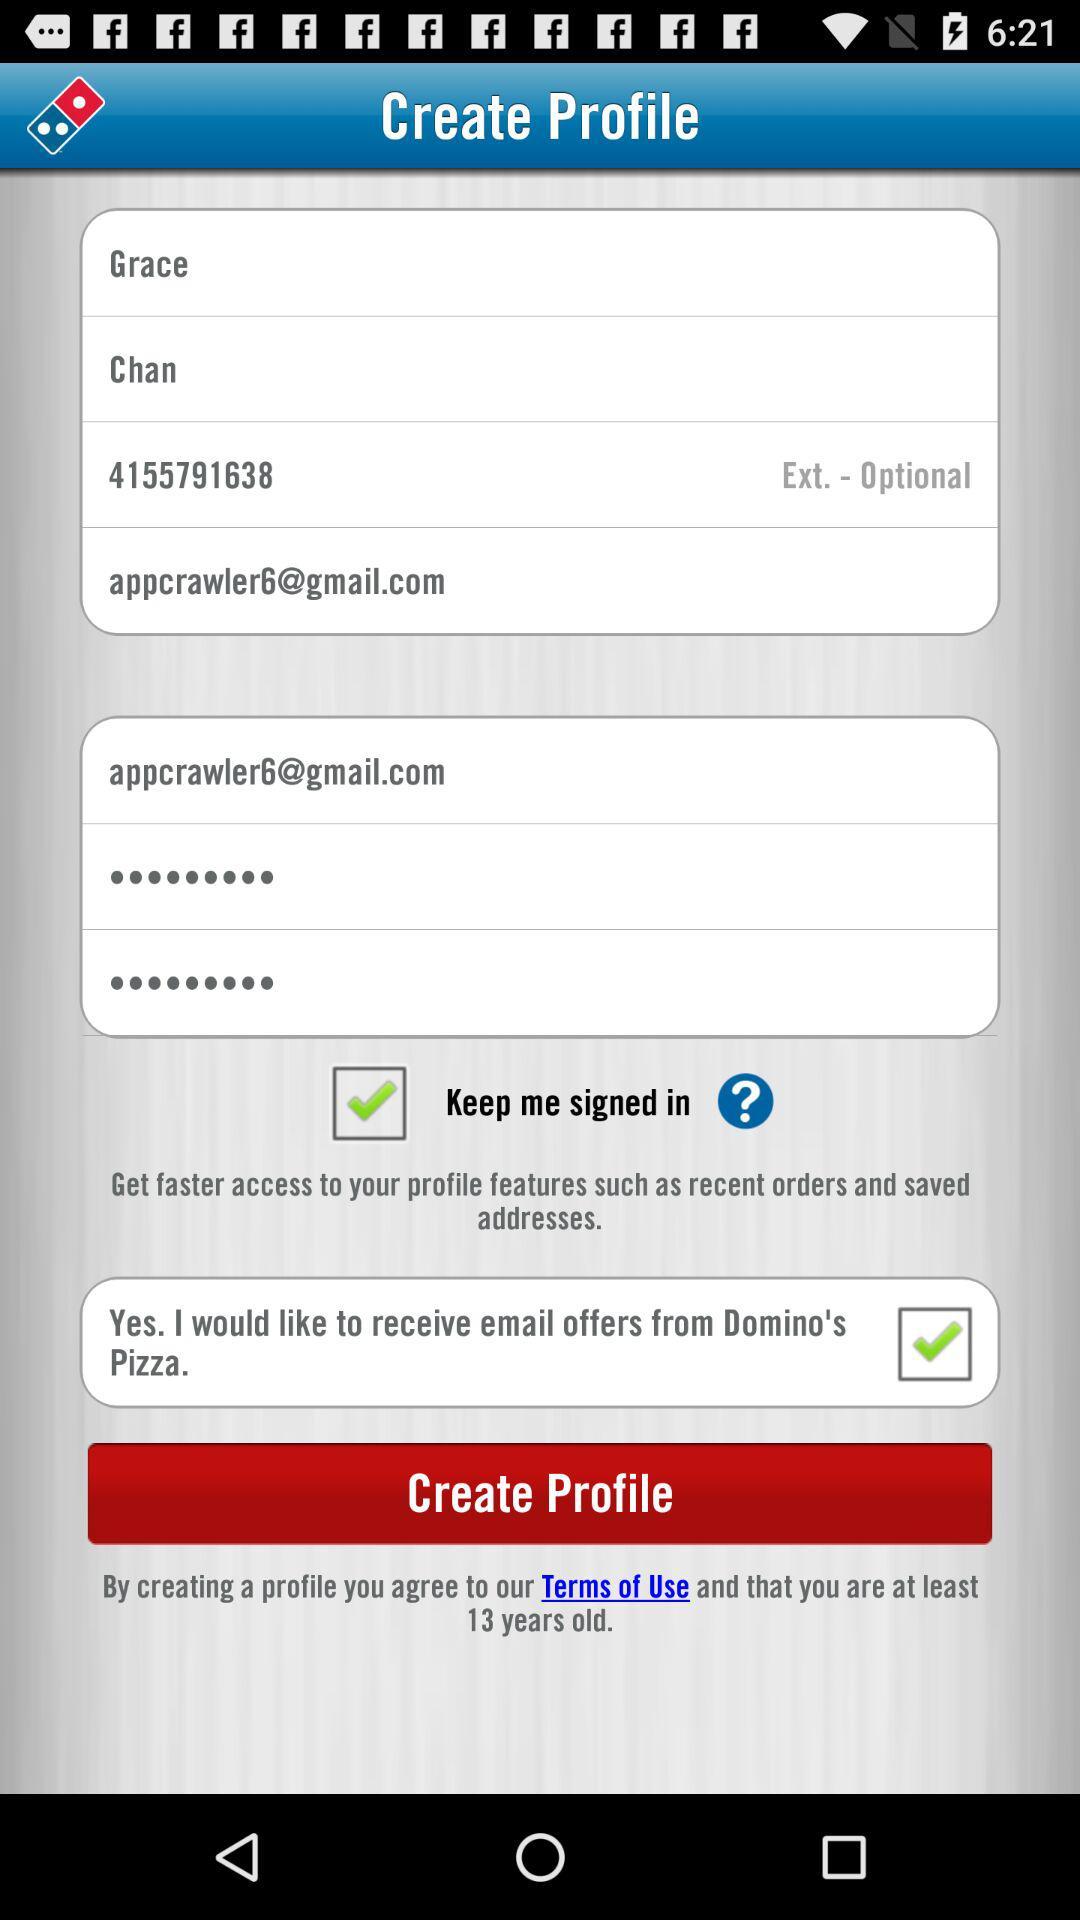 Image resolution: width=1080 pixels, height=1920 pixels. Describe the element at coordinates (64, 114) in the screenshot. I see `home` at that location.